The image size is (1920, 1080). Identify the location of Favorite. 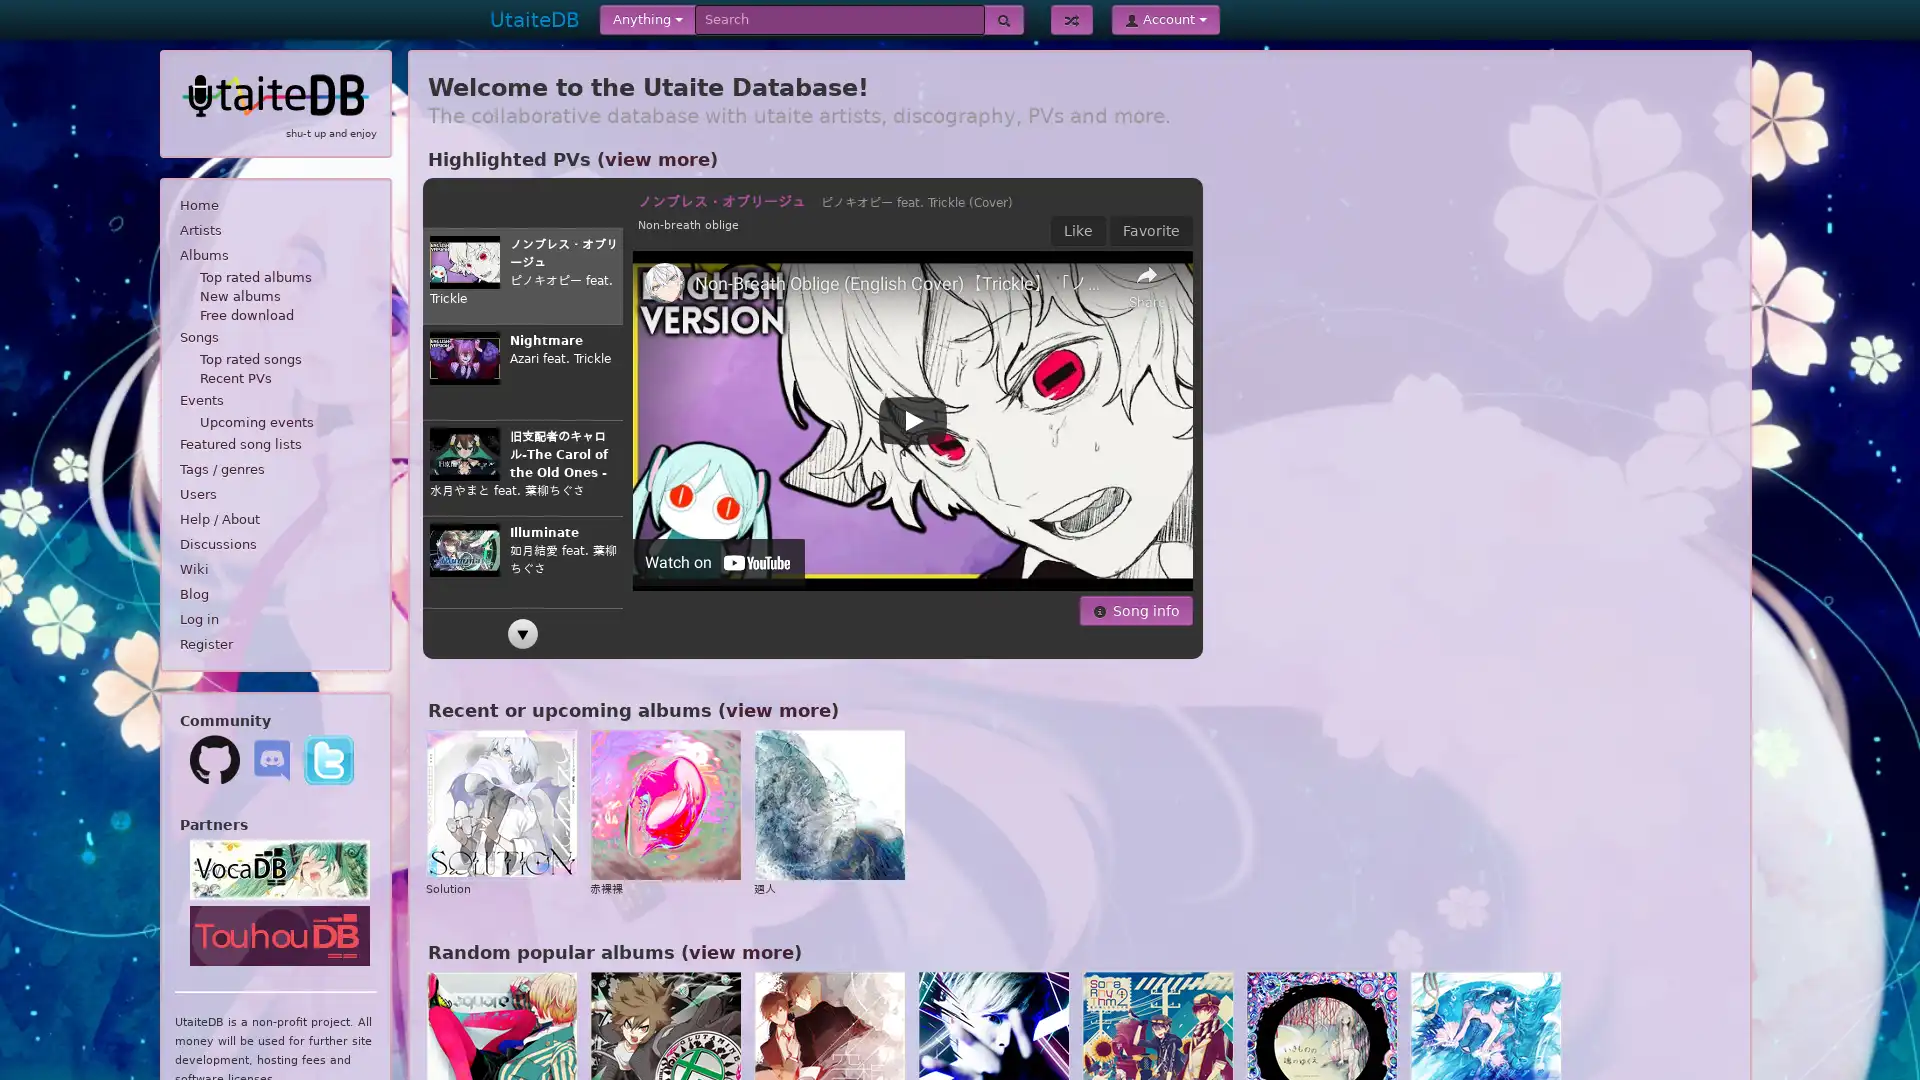
(1151, 230).